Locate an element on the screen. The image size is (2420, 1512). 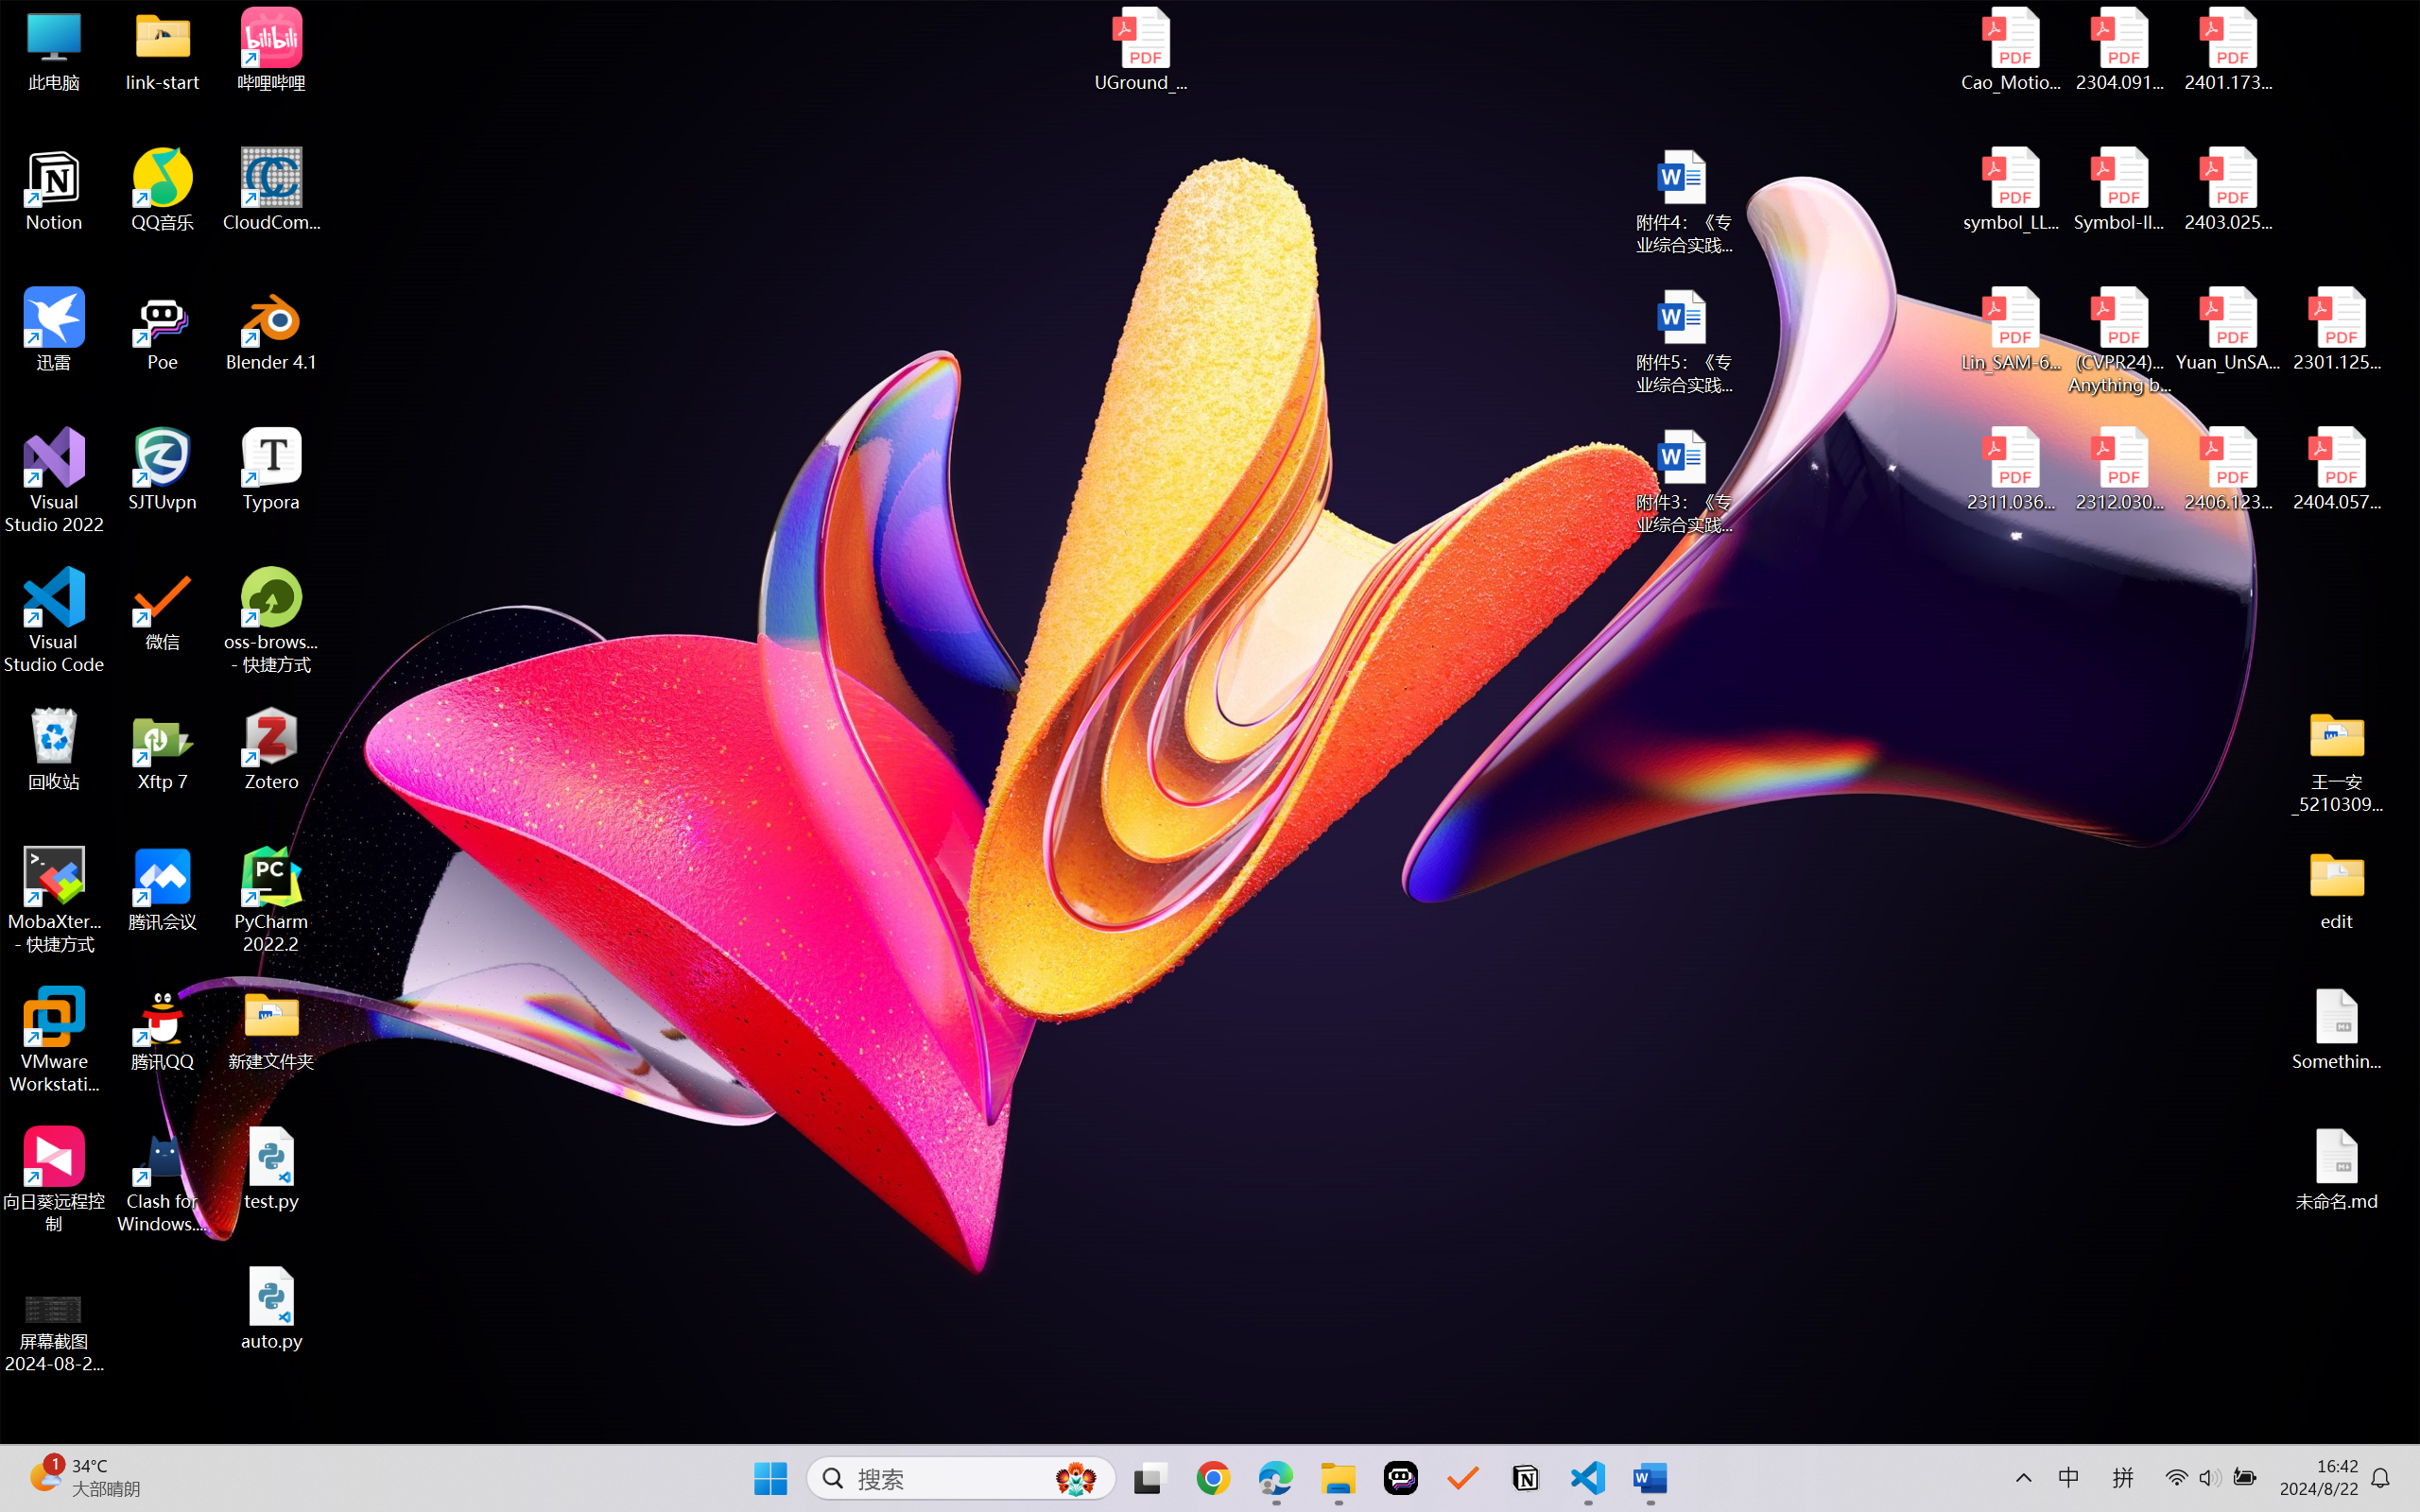
'Google Chrome' is located at coordinates (1213, 1478).